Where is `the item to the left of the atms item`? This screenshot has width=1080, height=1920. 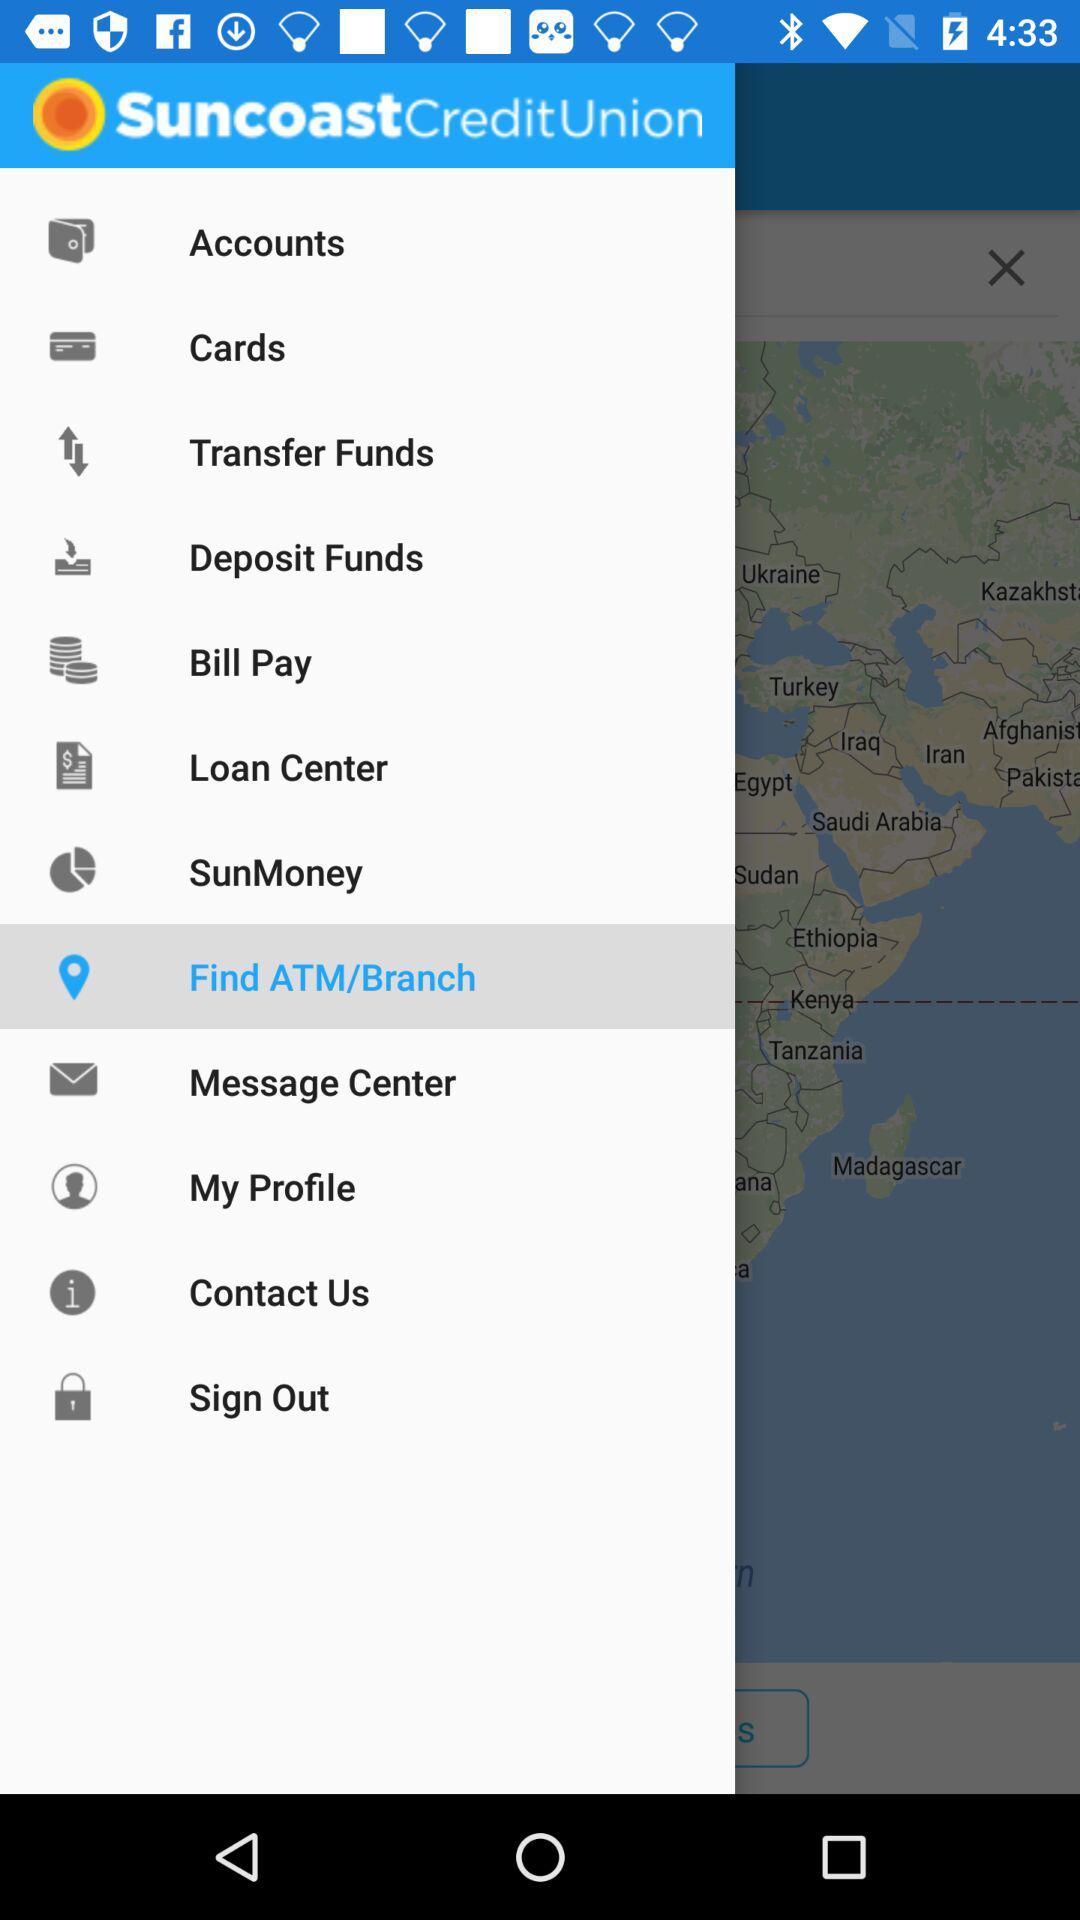 the item to the left of the atms item is located at coordinates (156, 1727).